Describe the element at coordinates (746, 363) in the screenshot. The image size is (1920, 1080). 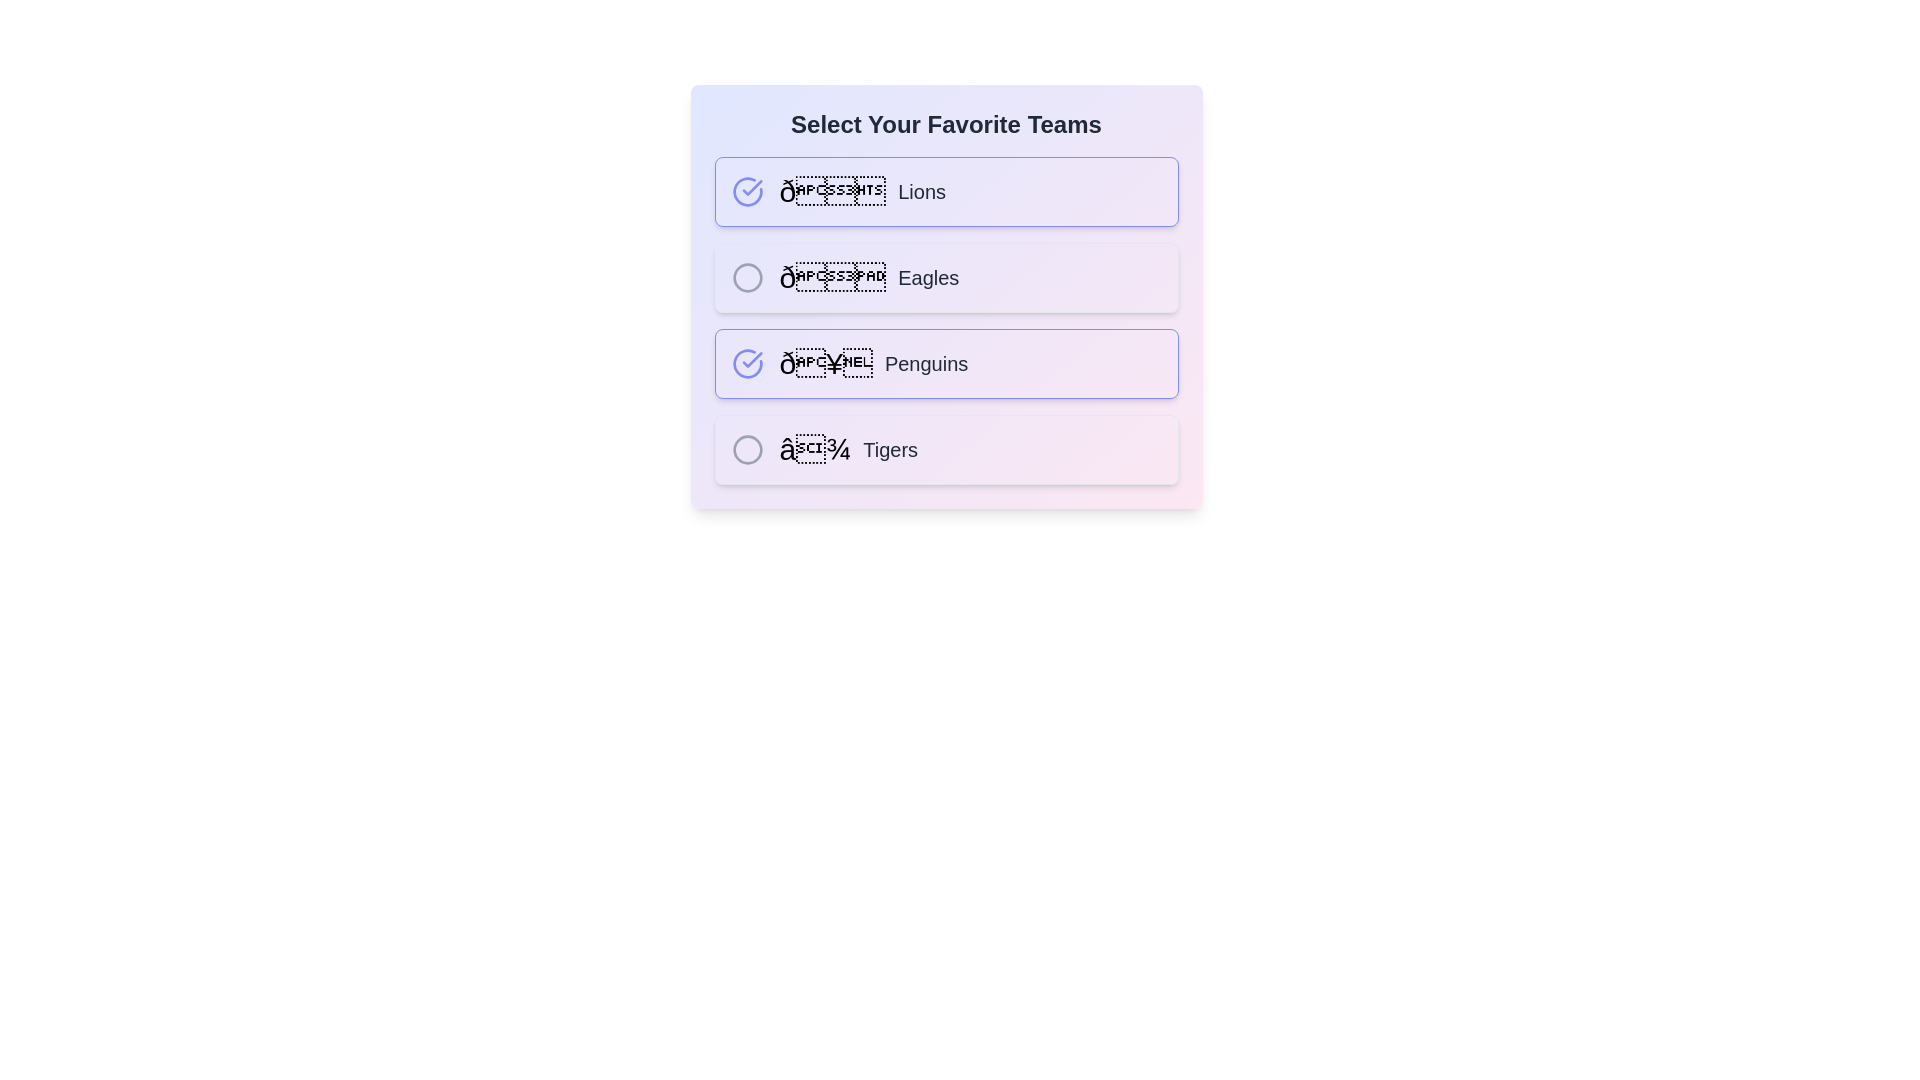
I see `the team Penguins` at that location.